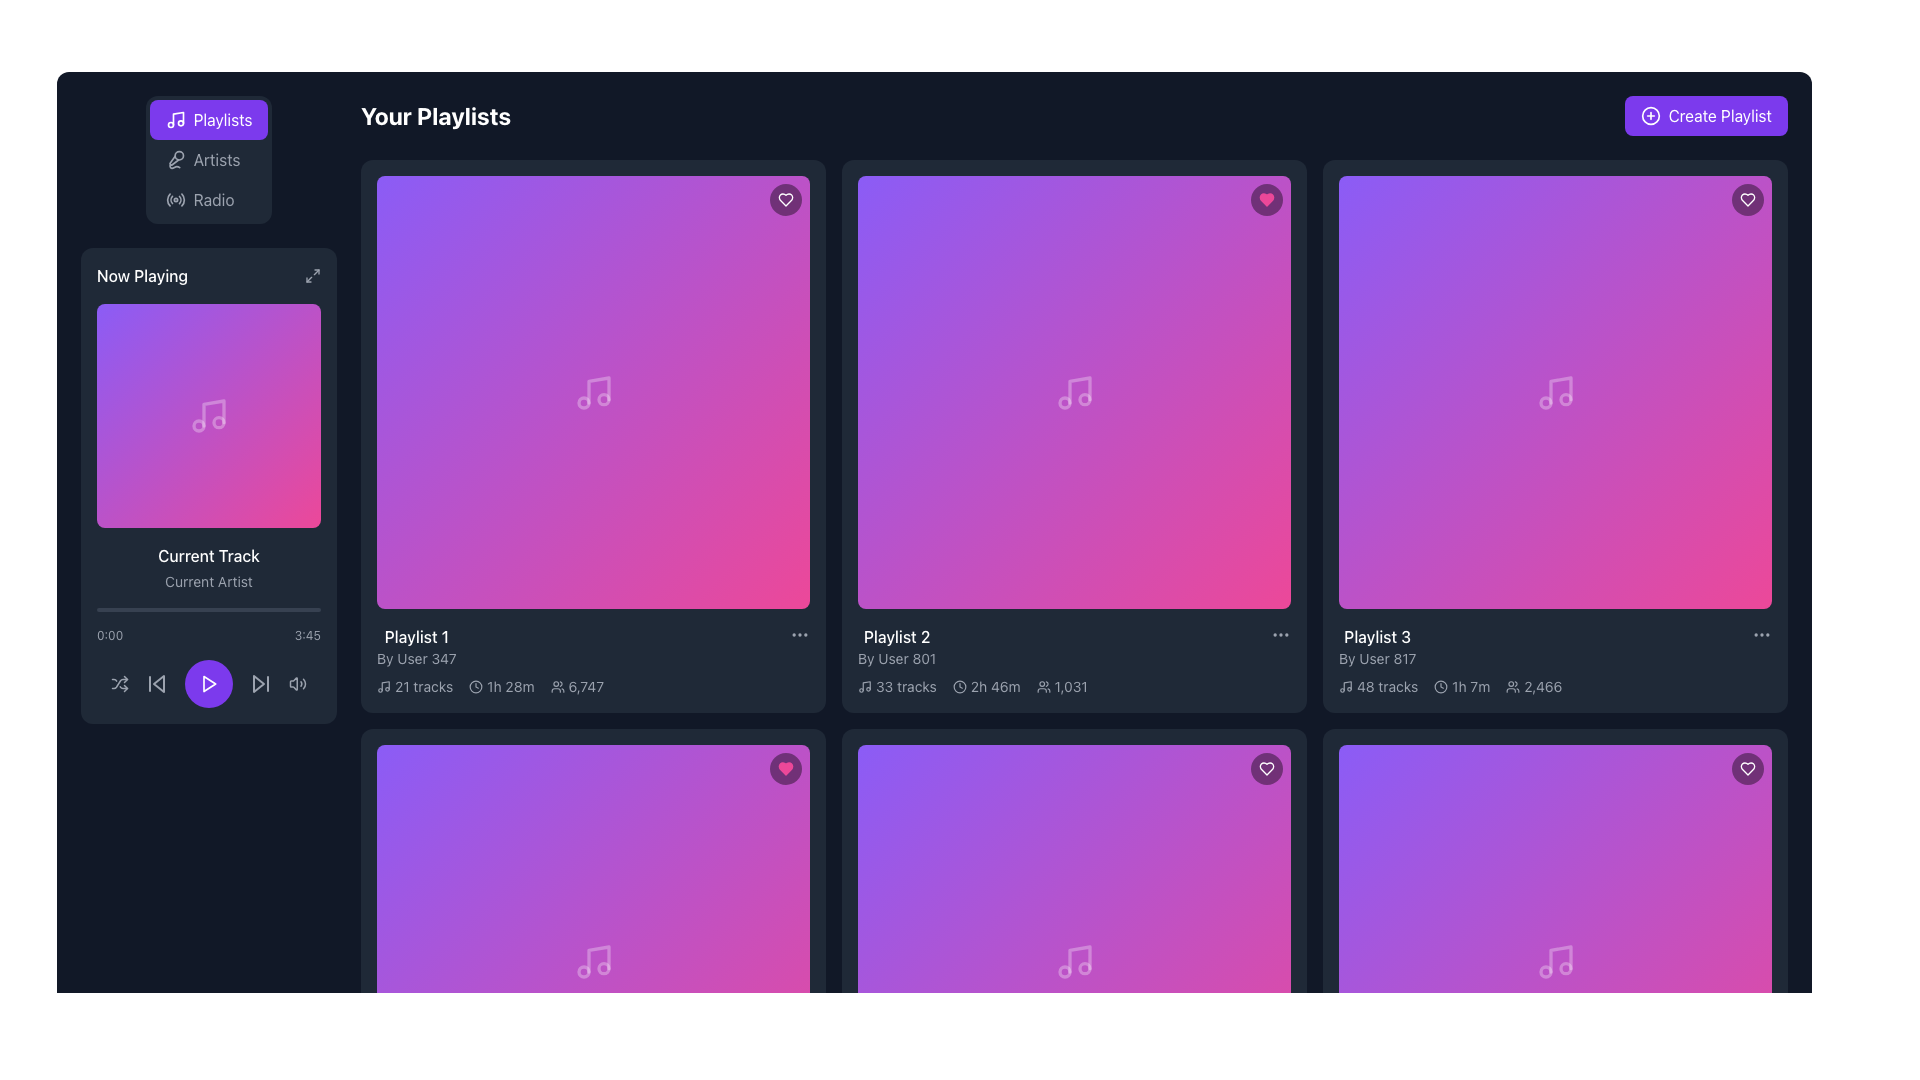  Describe the element at coordinates (958, 685) in the screenshot. I see `the small clock icon located within the 'Playlist 2' card, which is styled with circular and linear components and positioned to the left of the text '2h 46m'` at that location.